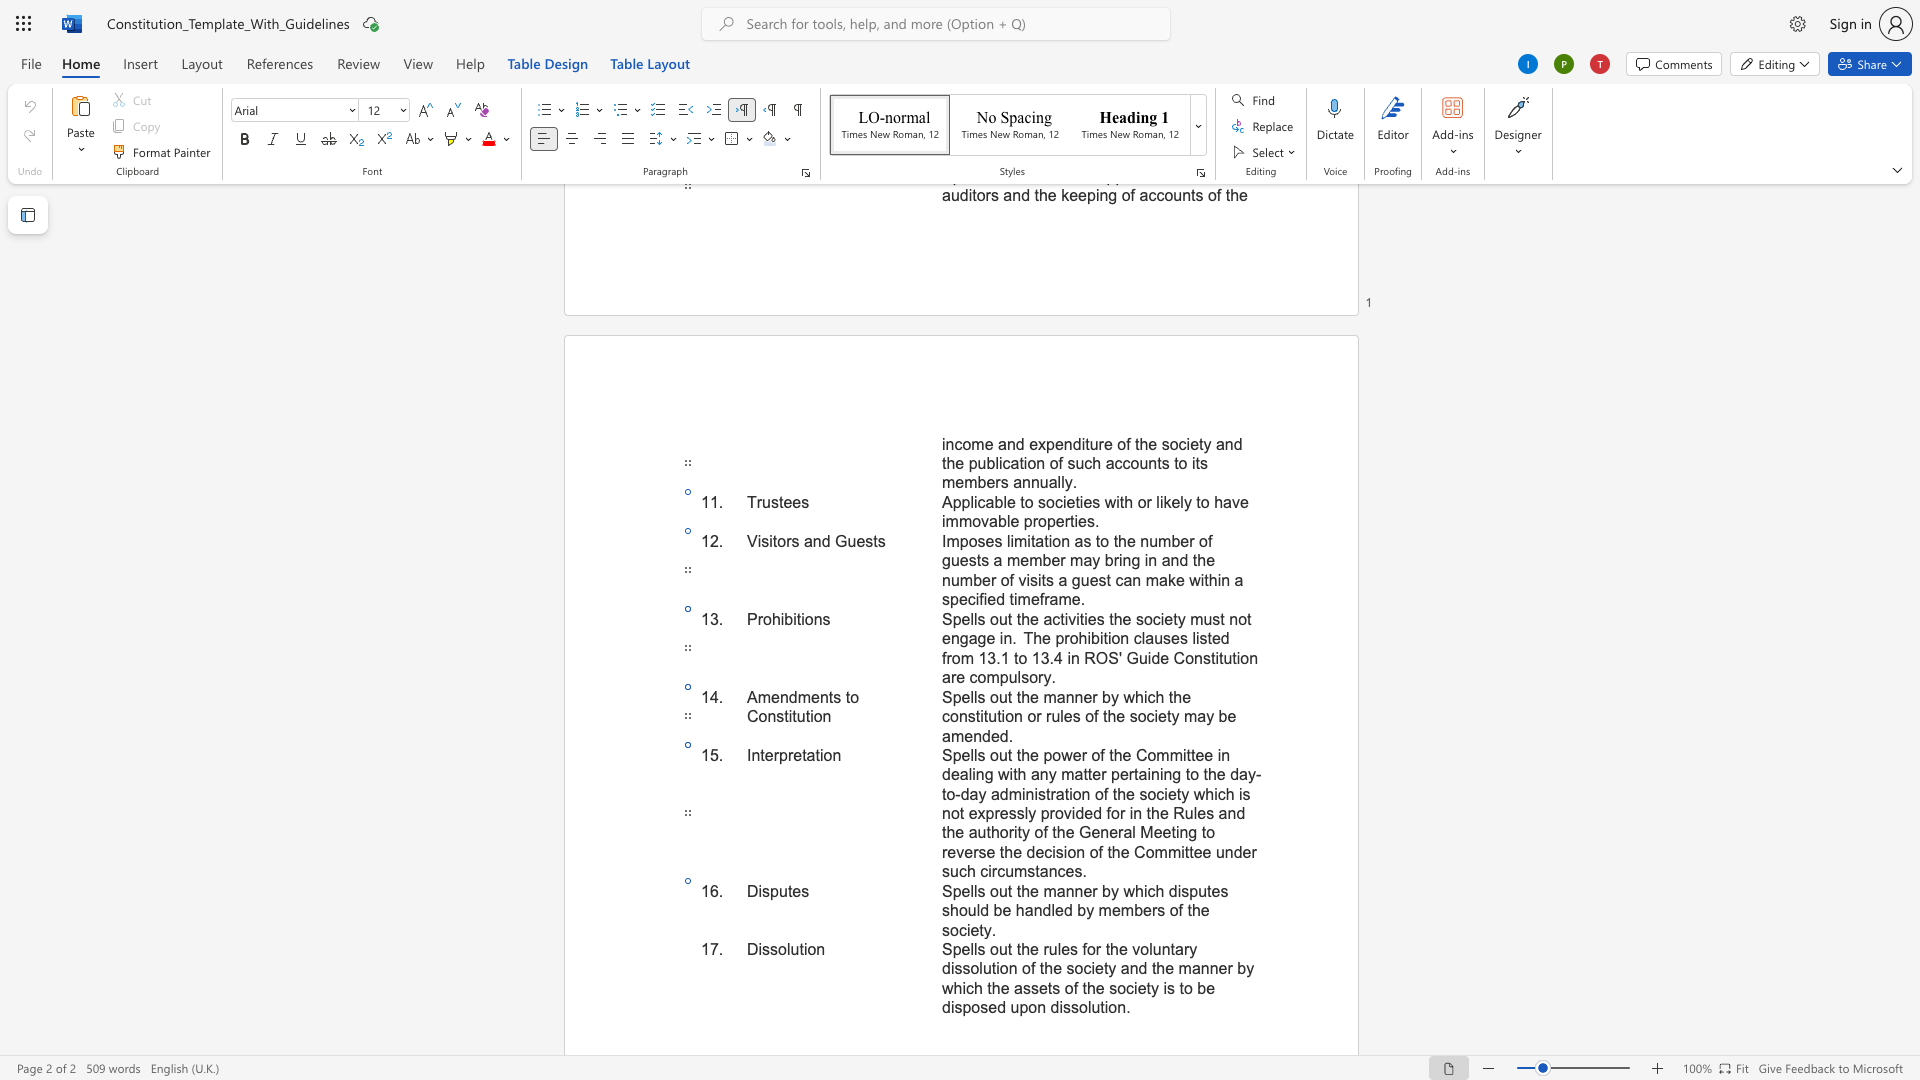 The width and height of the screenshot is (1920, 1080). I want to click on the 1th character "a" in the text, so click(1060, 890).